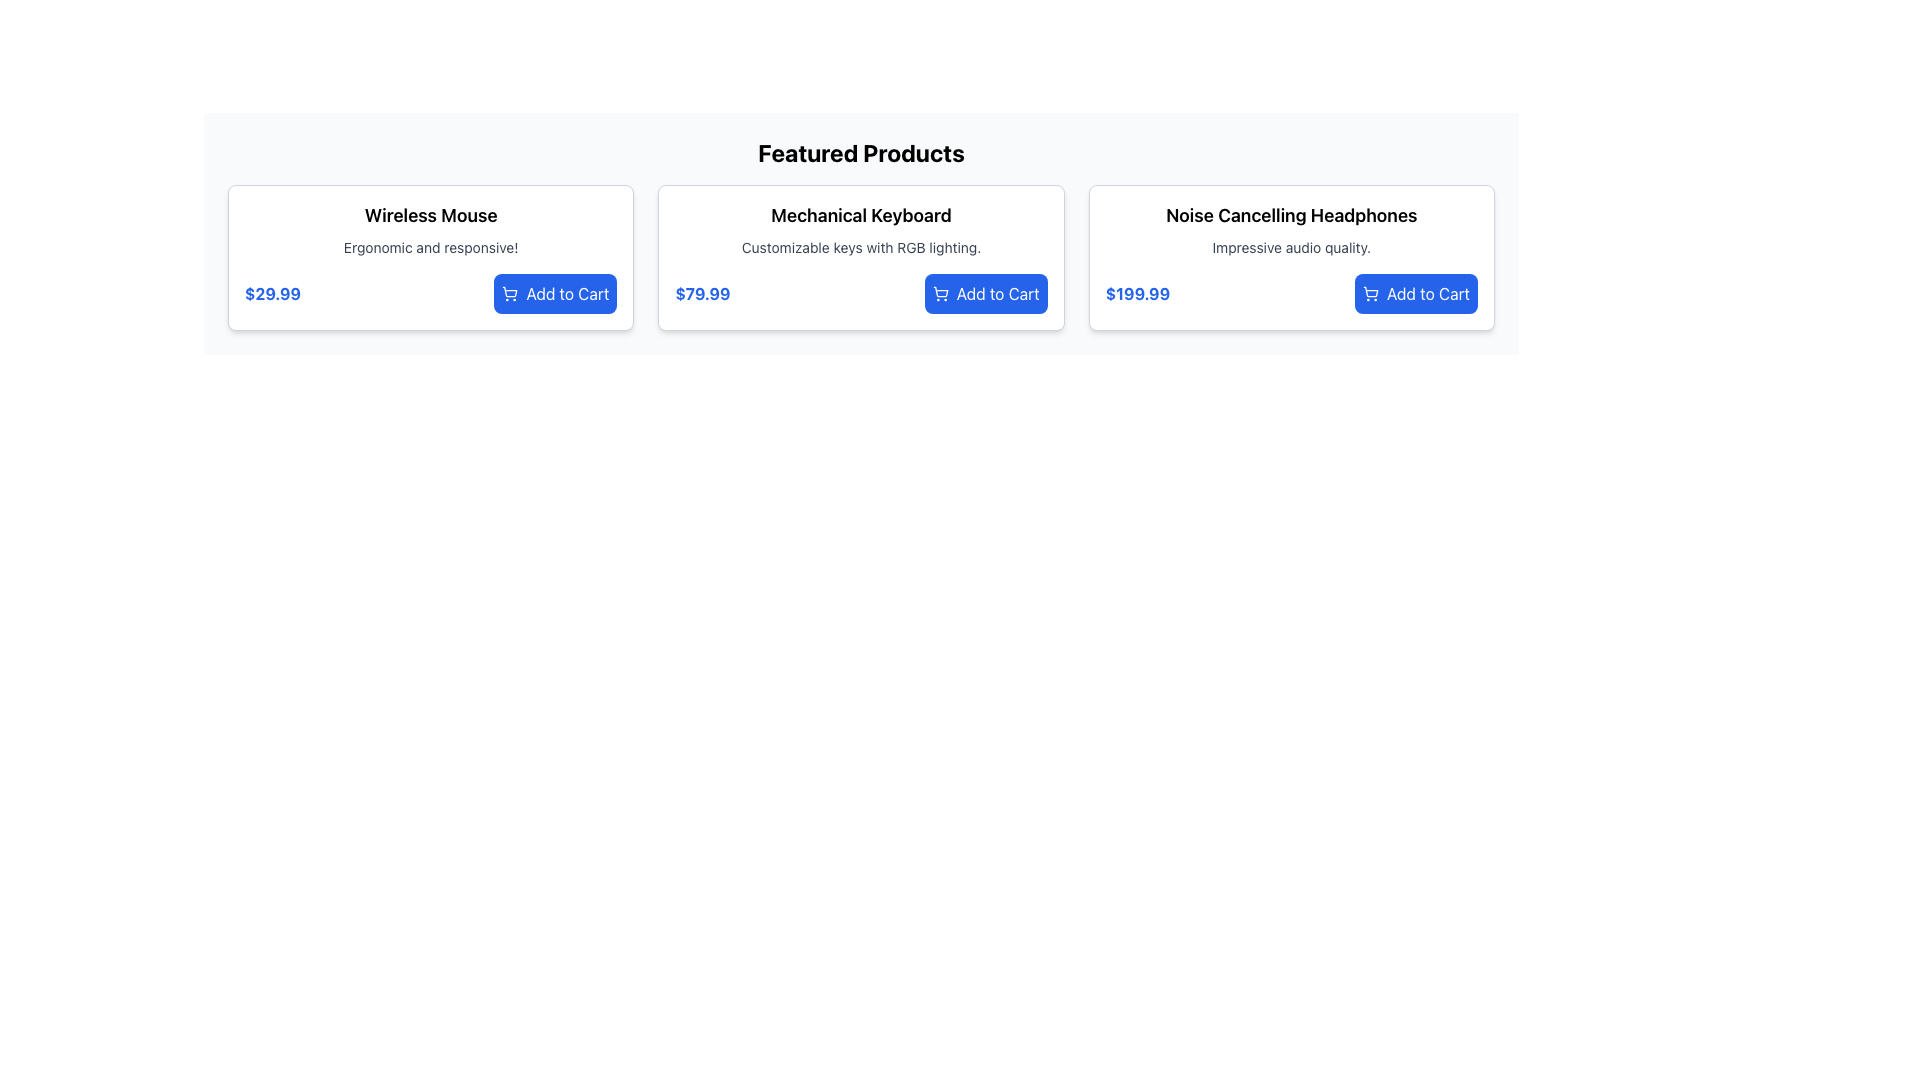  Describe the element at coordinates (1291, 216) in the screenshot. I see `the text heading 'Noise Cancelling Headphones' to emphasize it` at that location.